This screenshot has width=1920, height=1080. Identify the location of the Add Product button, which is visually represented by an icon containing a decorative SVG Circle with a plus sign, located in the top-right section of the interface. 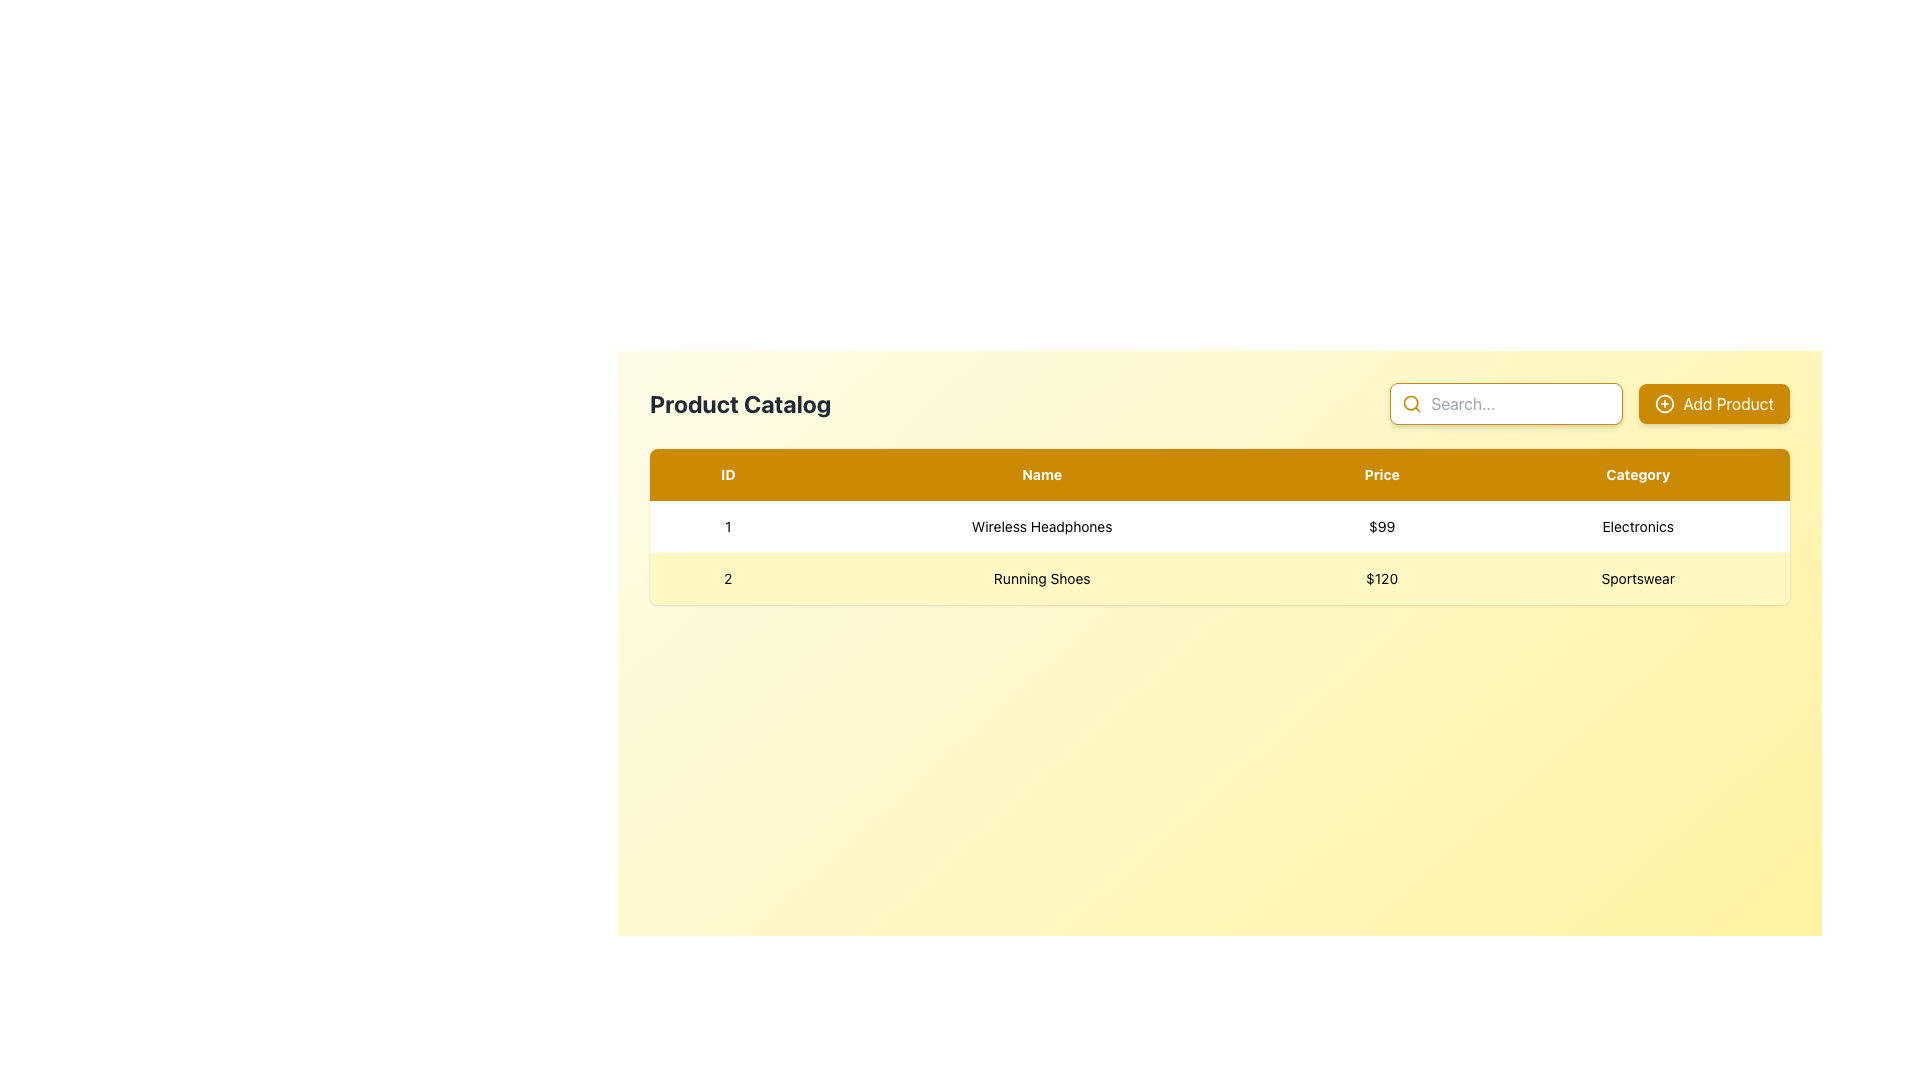
(1665, 404).